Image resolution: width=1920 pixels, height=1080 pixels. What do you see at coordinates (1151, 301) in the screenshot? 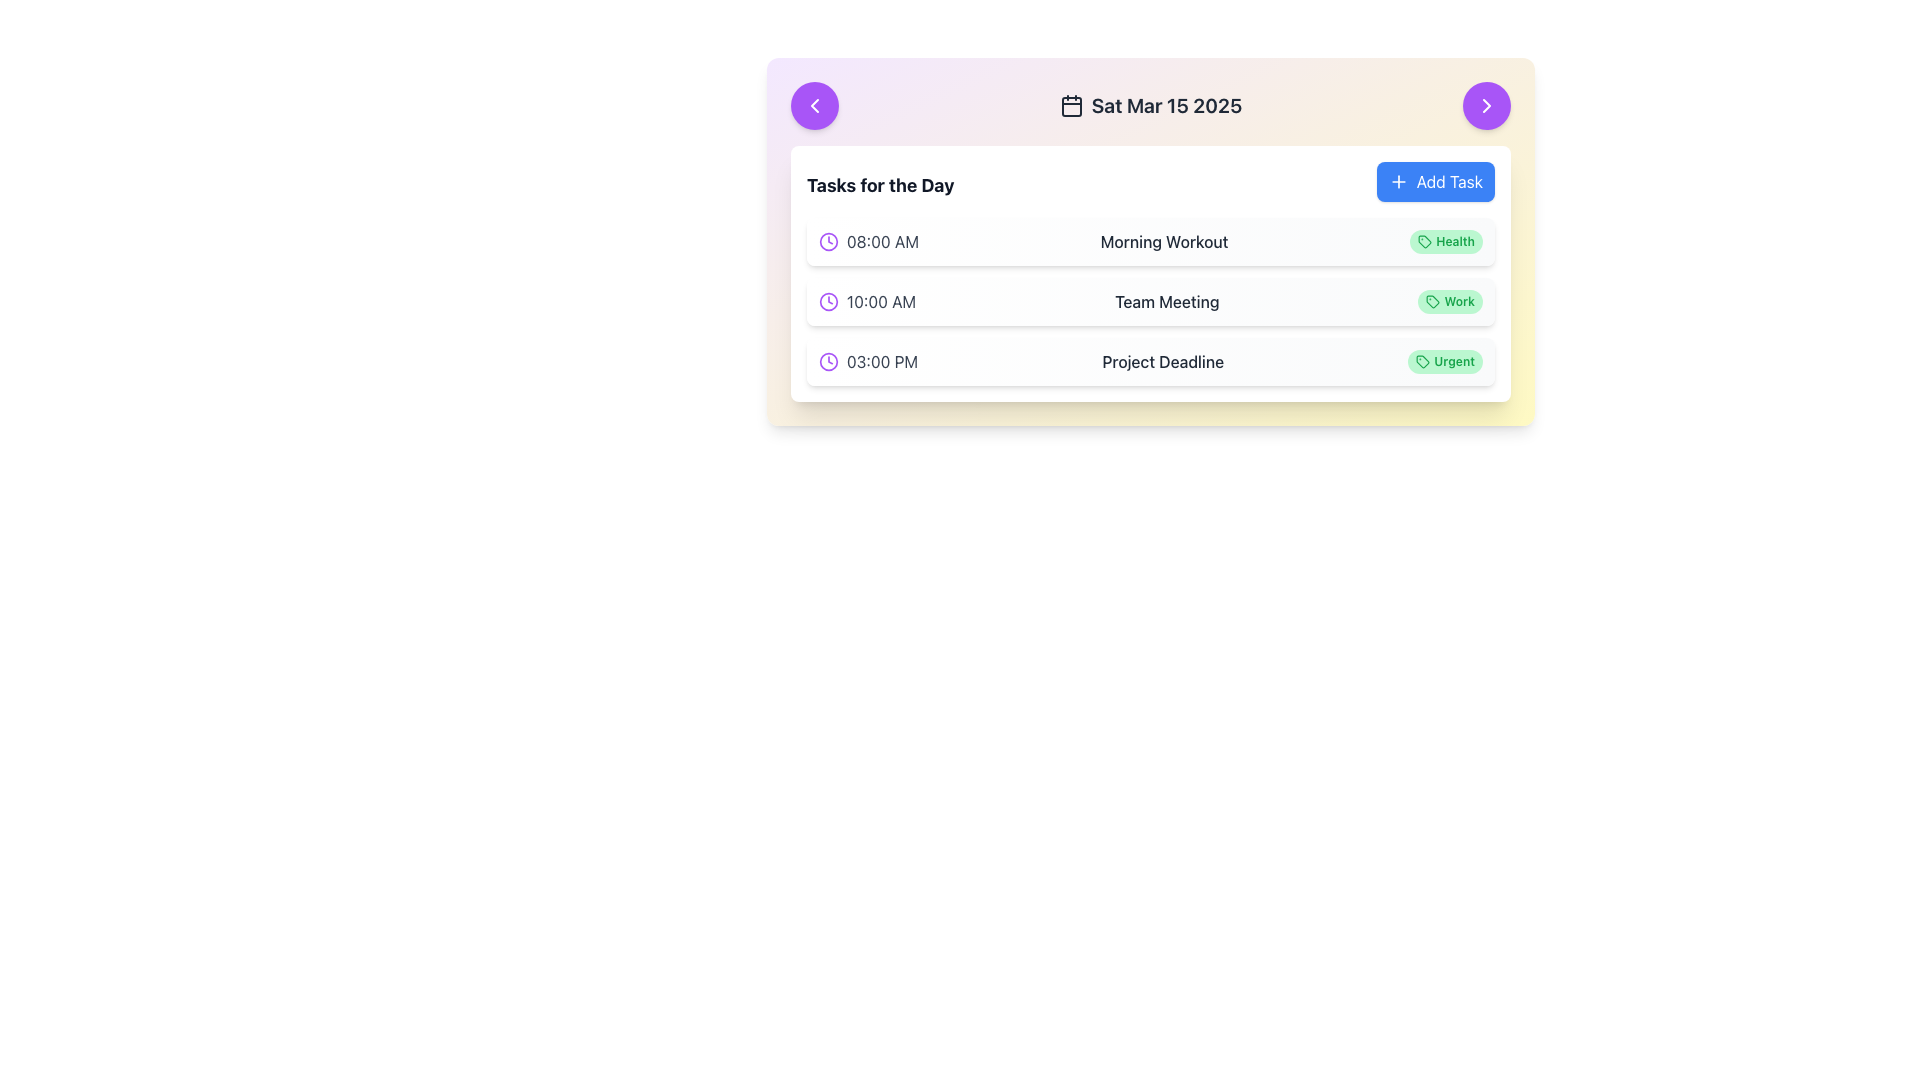
I see `the second item in the list of tasks, representing a scheduled team meeting` at bounding box center [1151, 301].